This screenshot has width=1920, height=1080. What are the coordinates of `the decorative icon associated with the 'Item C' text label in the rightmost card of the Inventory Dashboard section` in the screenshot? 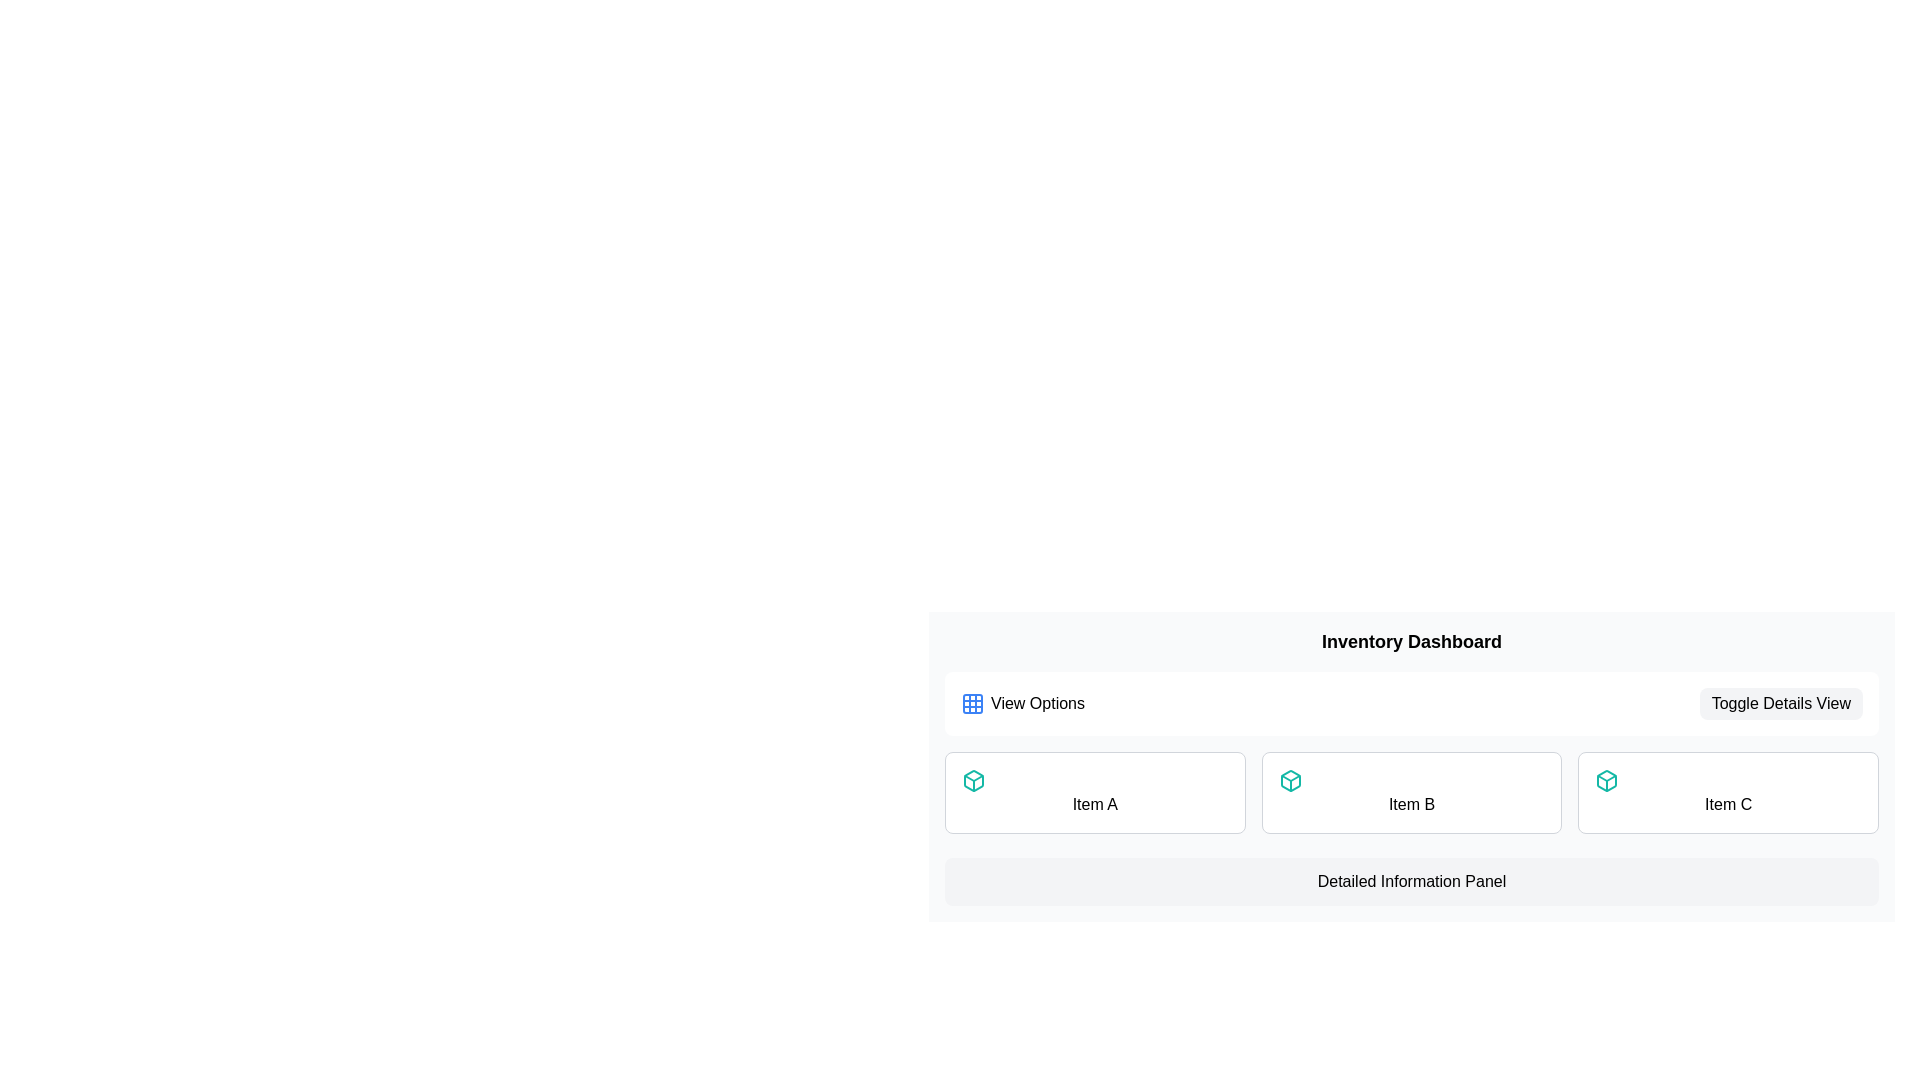 It's located at (1607, 779).